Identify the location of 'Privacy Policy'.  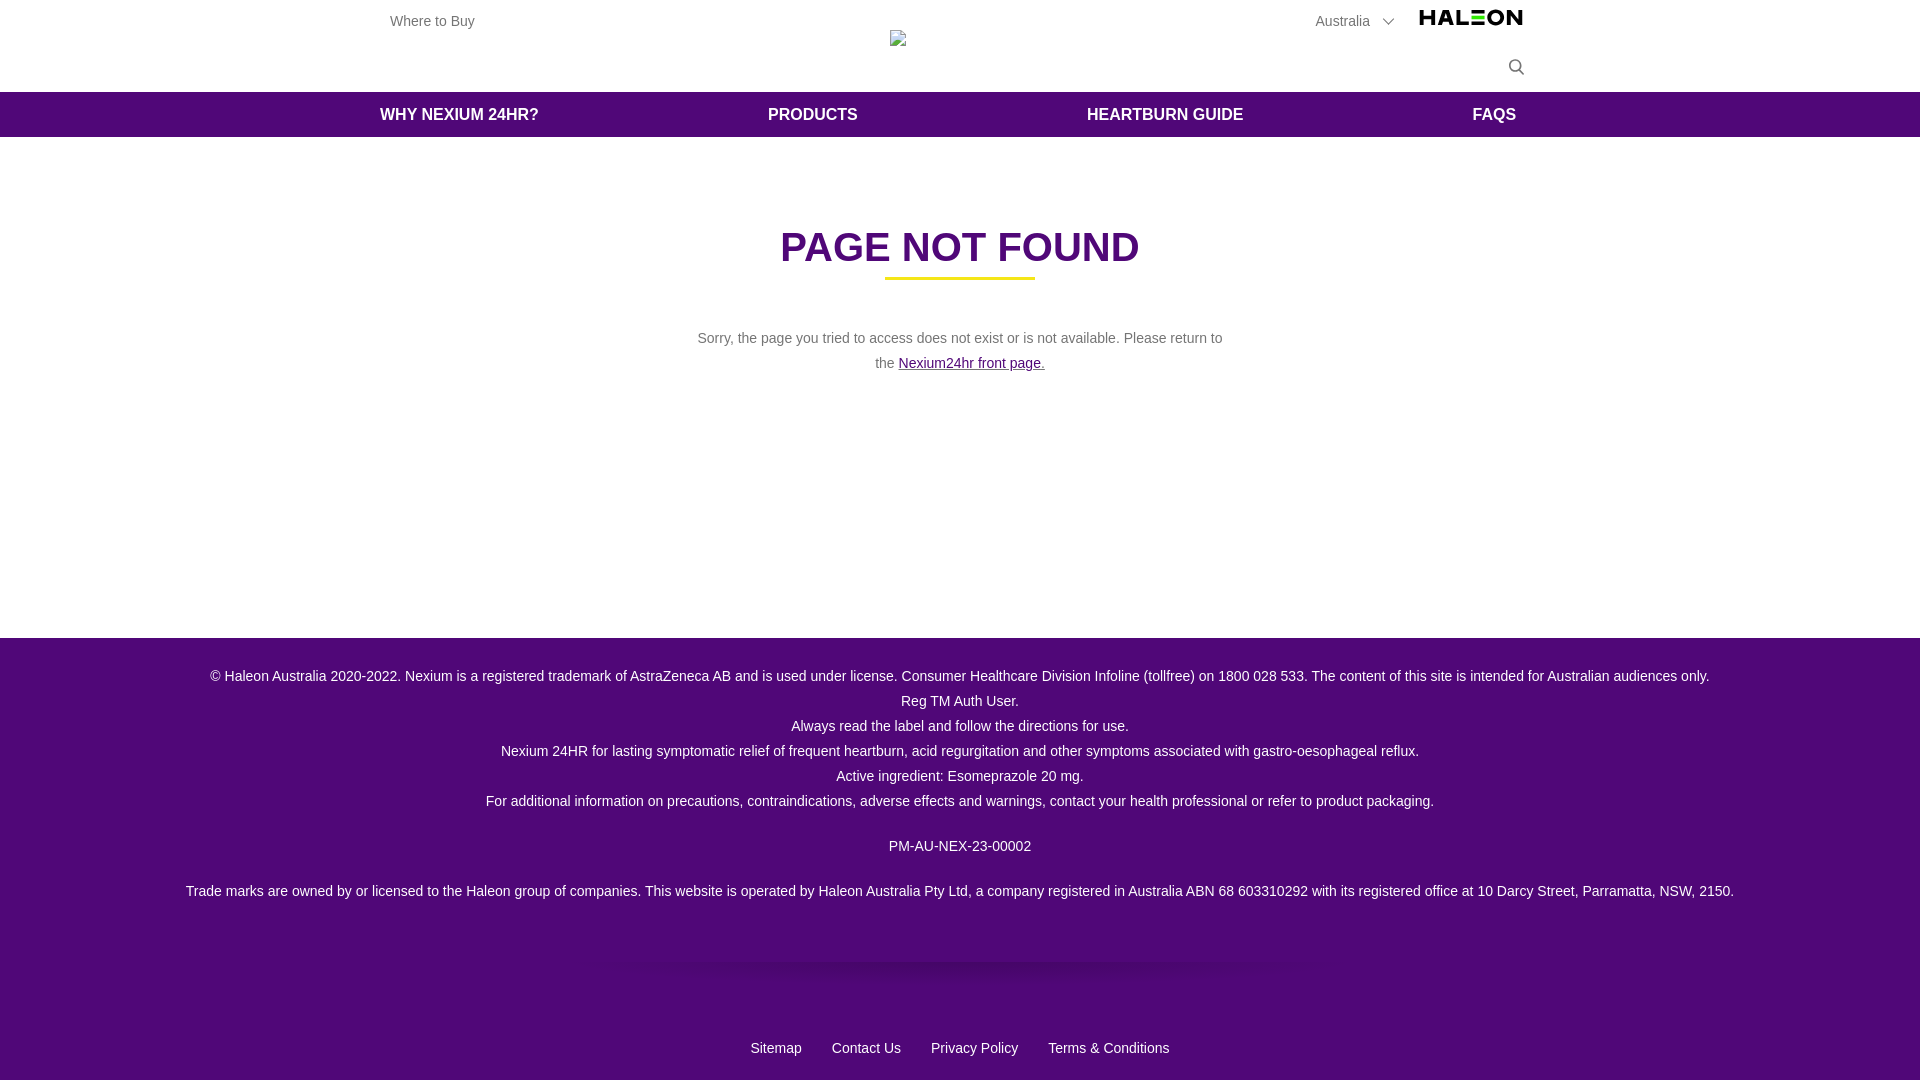
(930, 1047).